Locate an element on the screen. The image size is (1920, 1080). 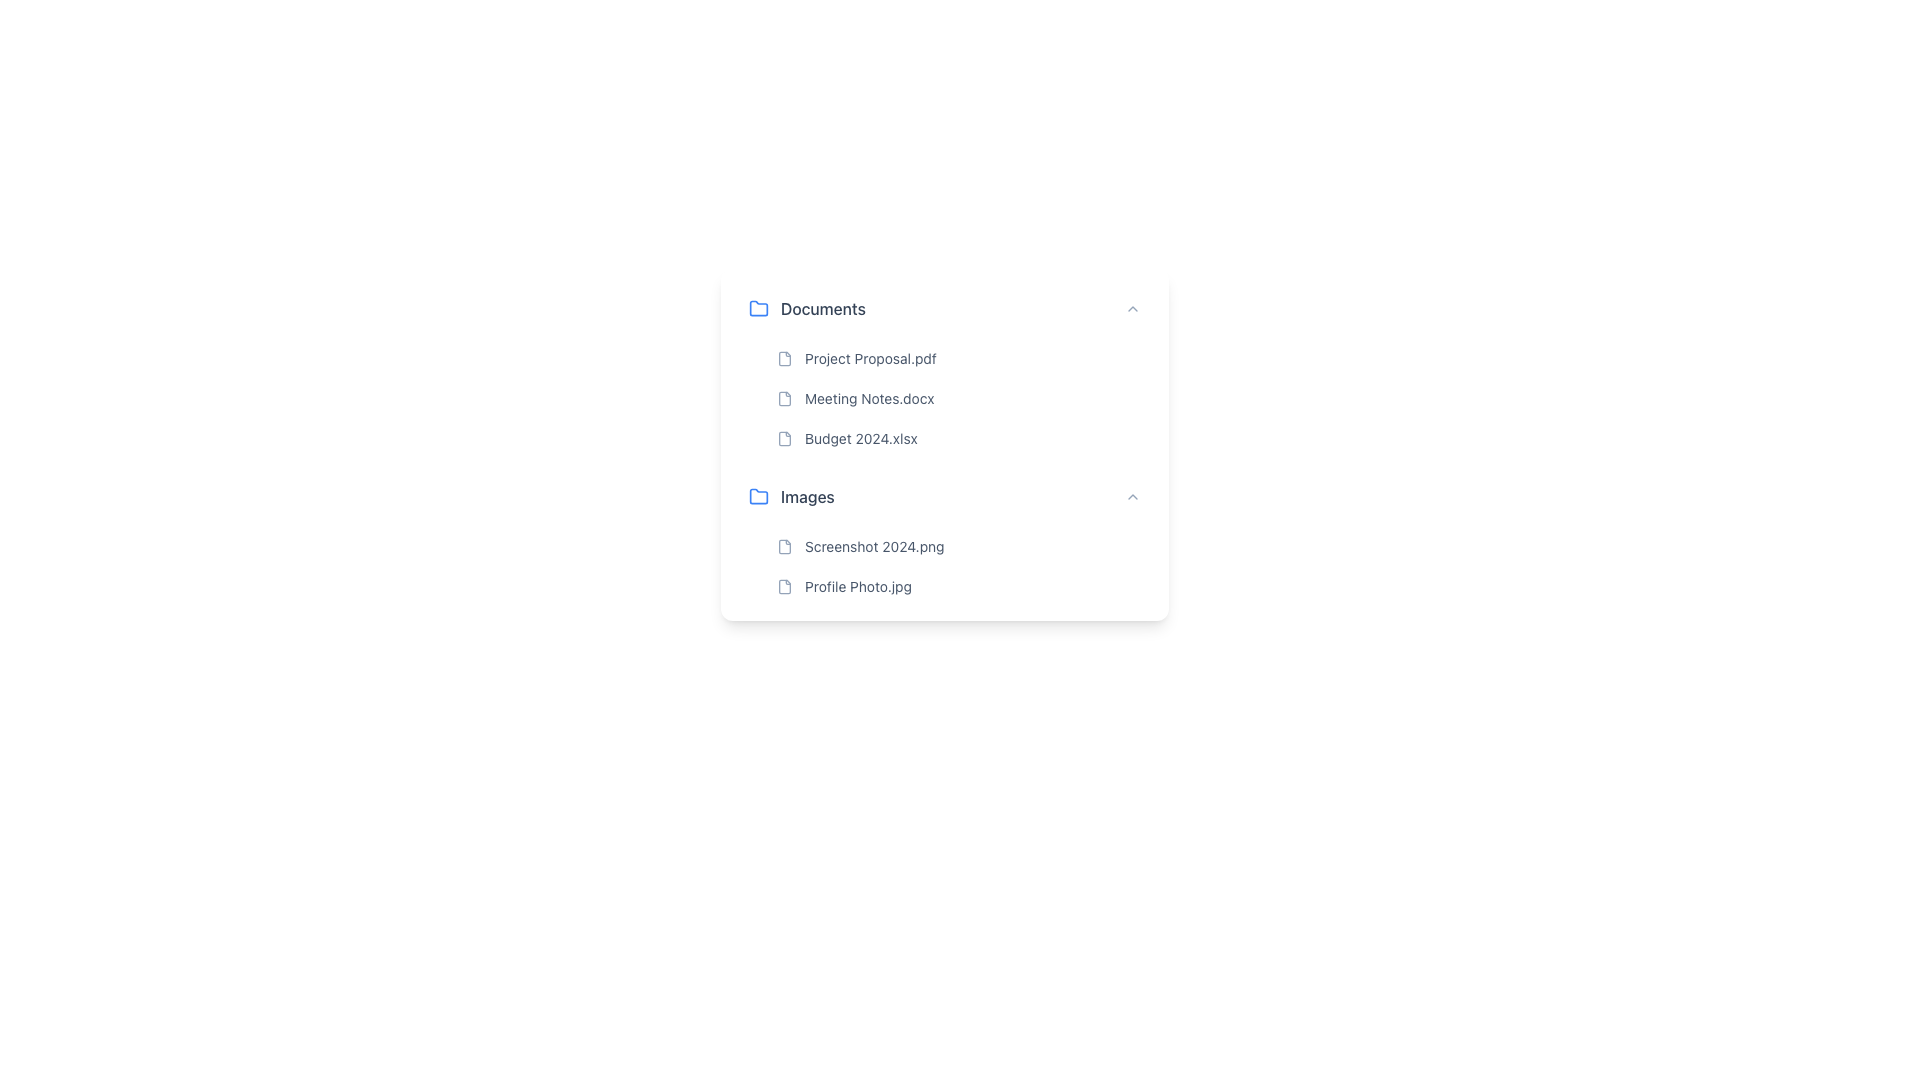
the icon representing the 'Budget 2024.xlsx' file, which is positioned at the beginning of the entry row for this document in the list under the 'Documents' section is located at coordinates (784, 438).